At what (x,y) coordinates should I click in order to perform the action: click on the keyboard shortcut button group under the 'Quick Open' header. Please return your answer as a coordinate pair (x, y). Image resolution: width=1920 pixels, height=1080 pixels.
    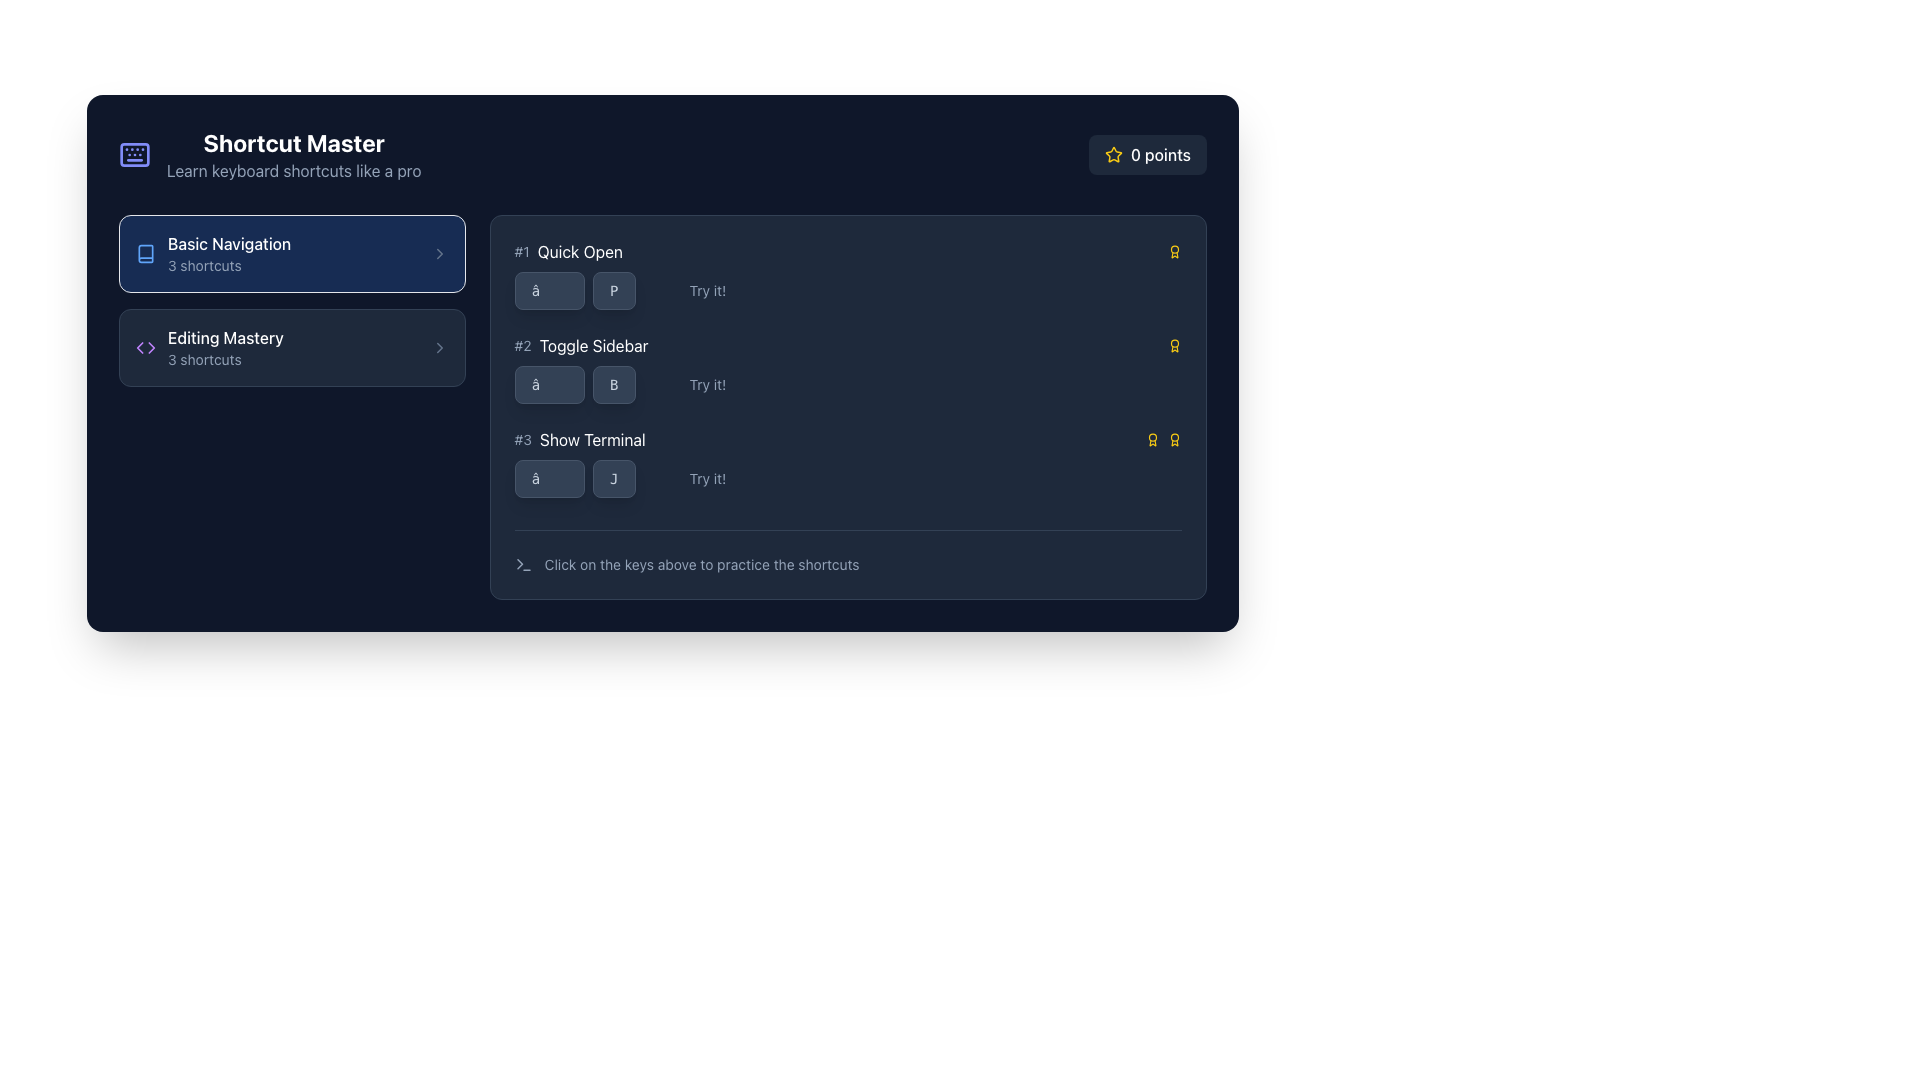
    Looking at the image, I should click on (574, 290).